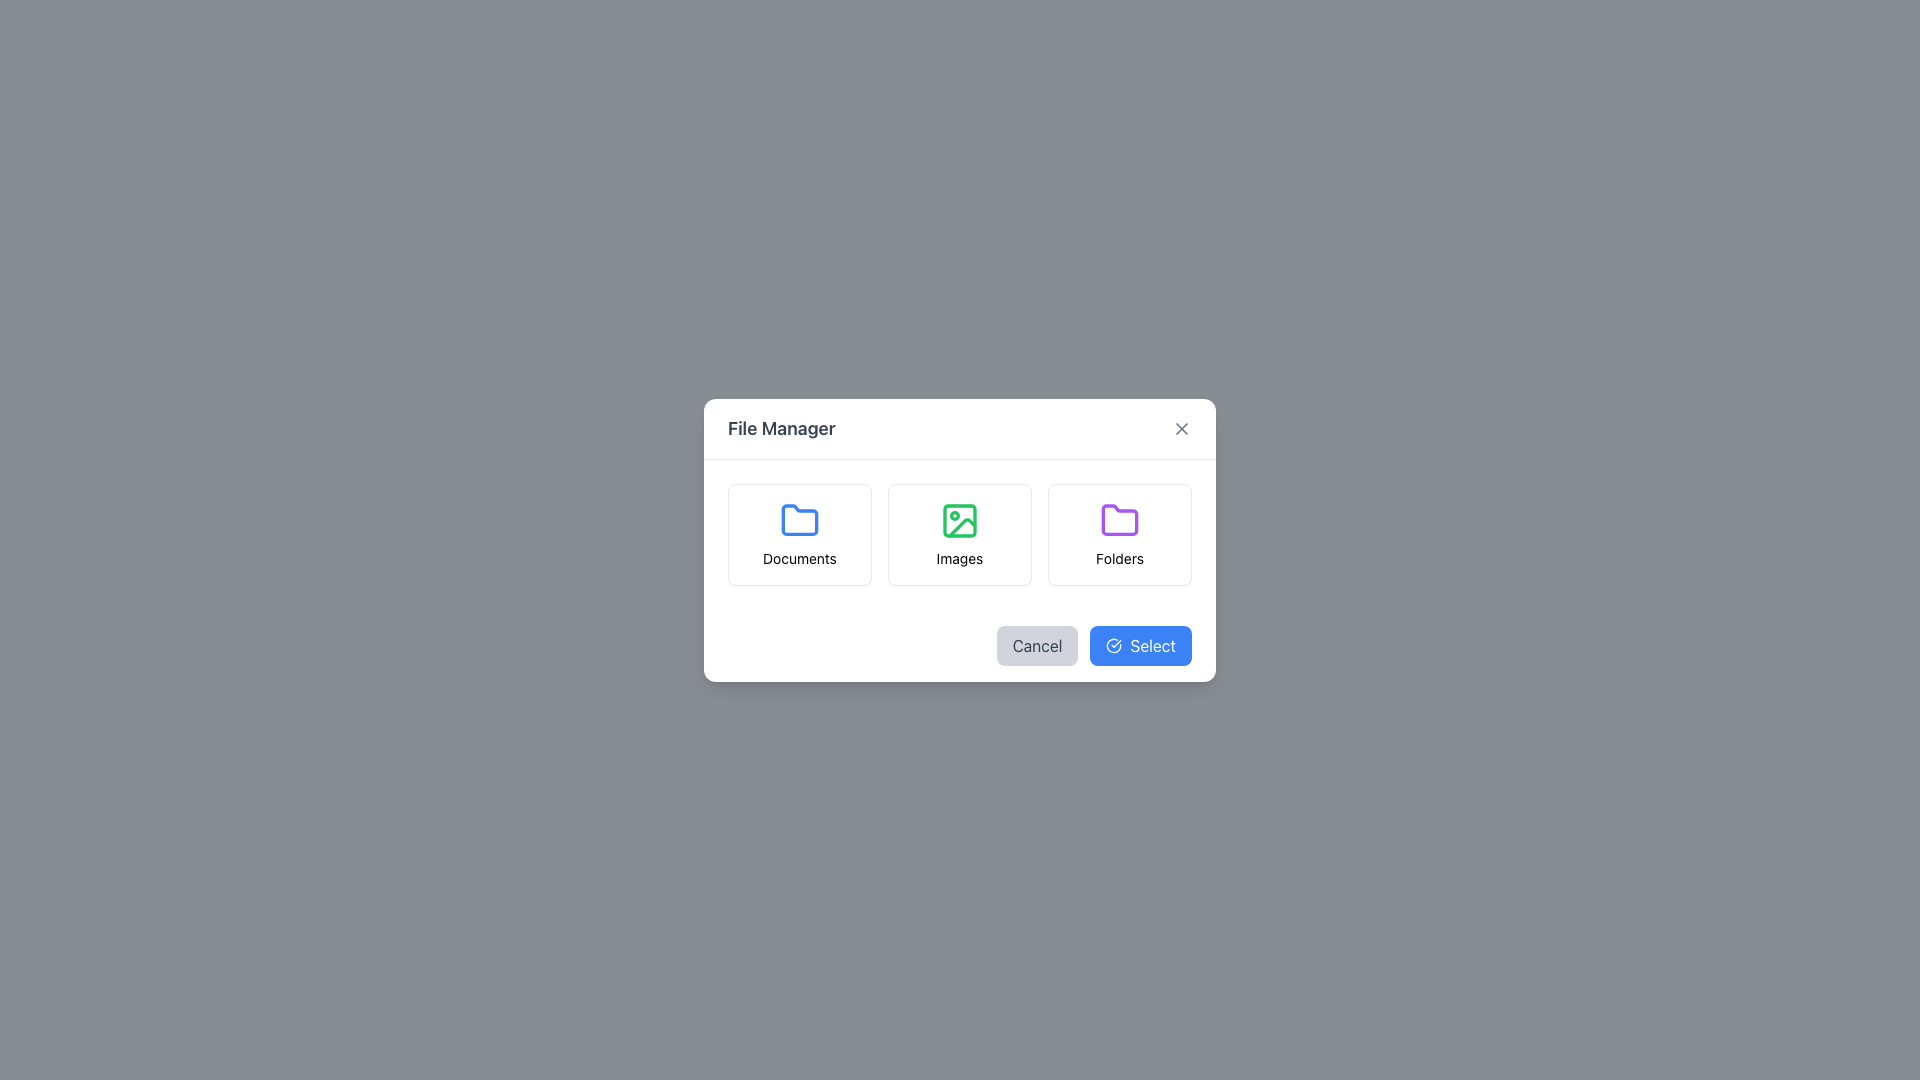  I want to click on the 'Folders' option item, which features a purple outlined folder icon and is the last element in a horizontal row of options, so click(1118, 532).